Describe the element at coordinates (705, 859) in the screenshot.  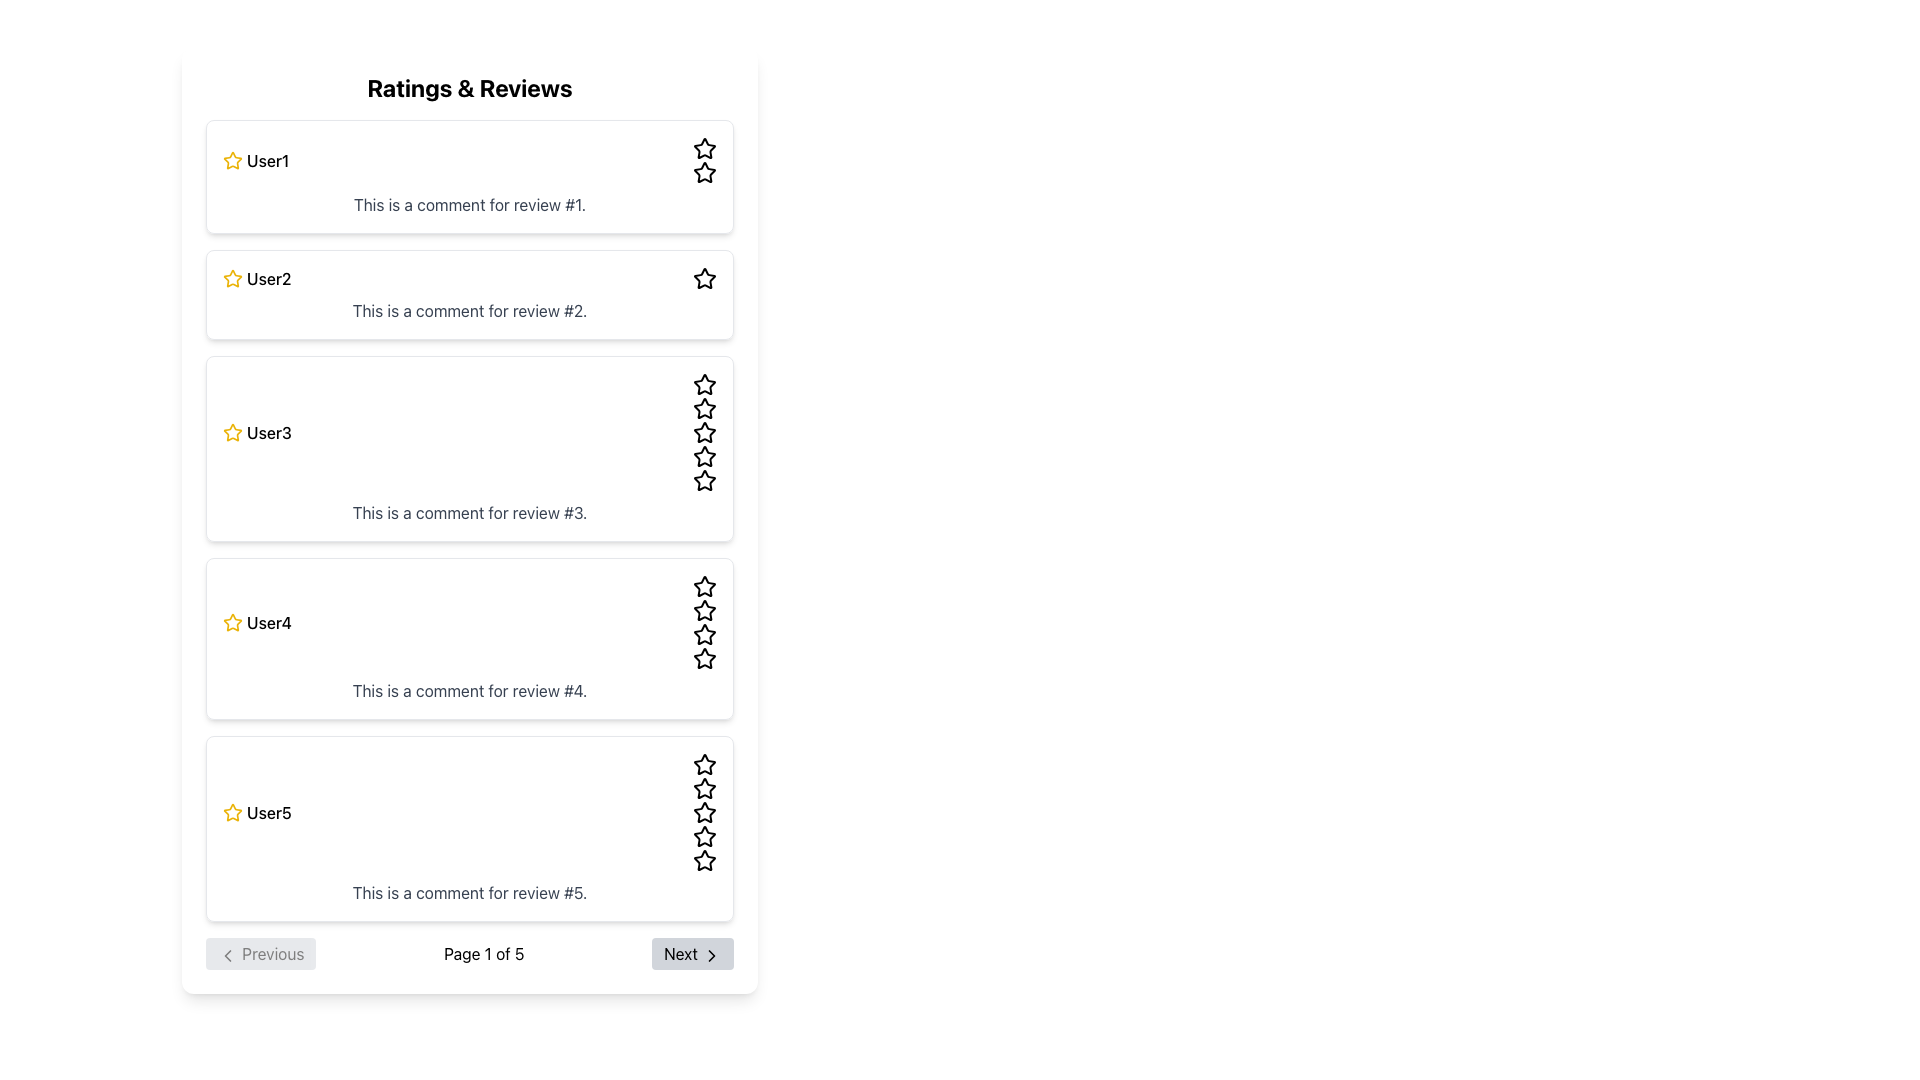
I see `the fifth star icon to rate the comment from 'User5' located at the bottom of the visible card list` at that location.